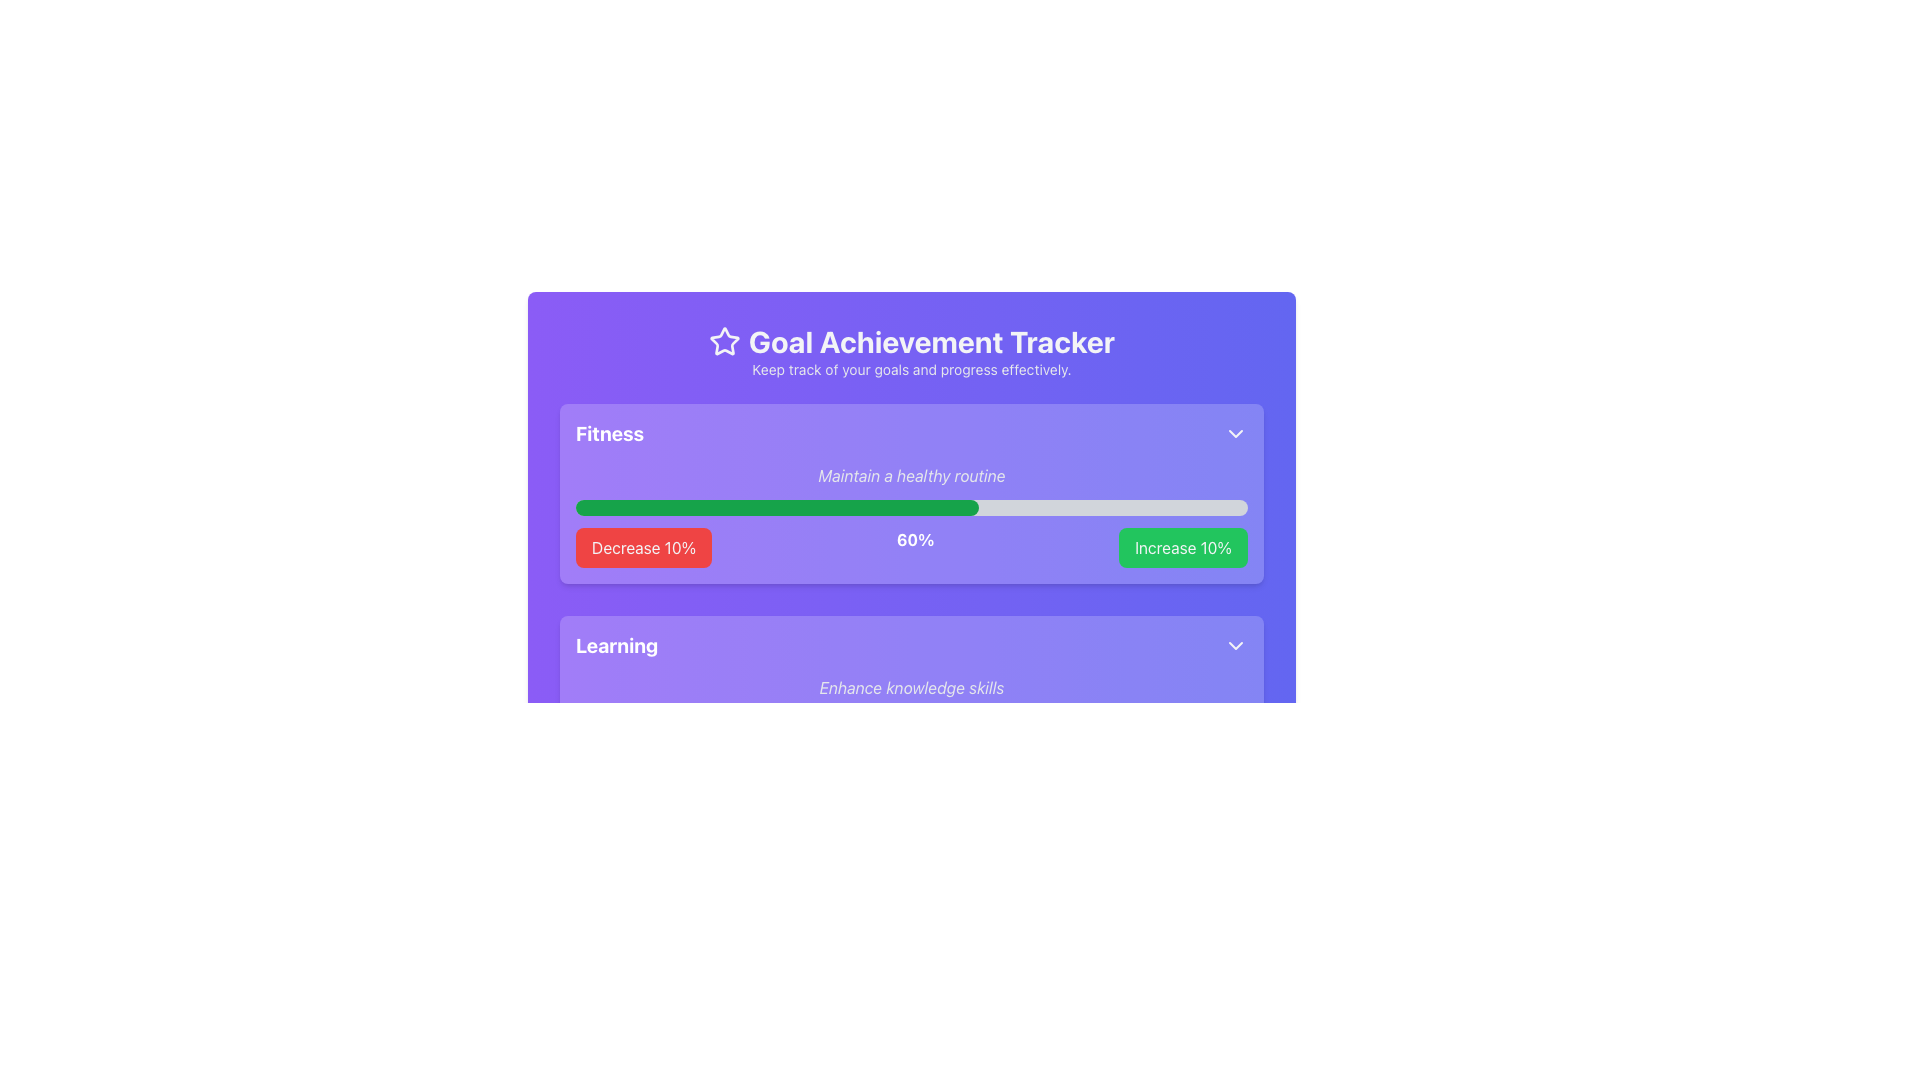 The height and width of the screenshot is (1080, 1920). I want to click on the Progress Bar, which is a thin horizontal bar styled as a progress indicator, indicating 60% progress, located centrally in the 'Fitness' card, below the text 'Maintain a healthy routine', so click(911, 507).